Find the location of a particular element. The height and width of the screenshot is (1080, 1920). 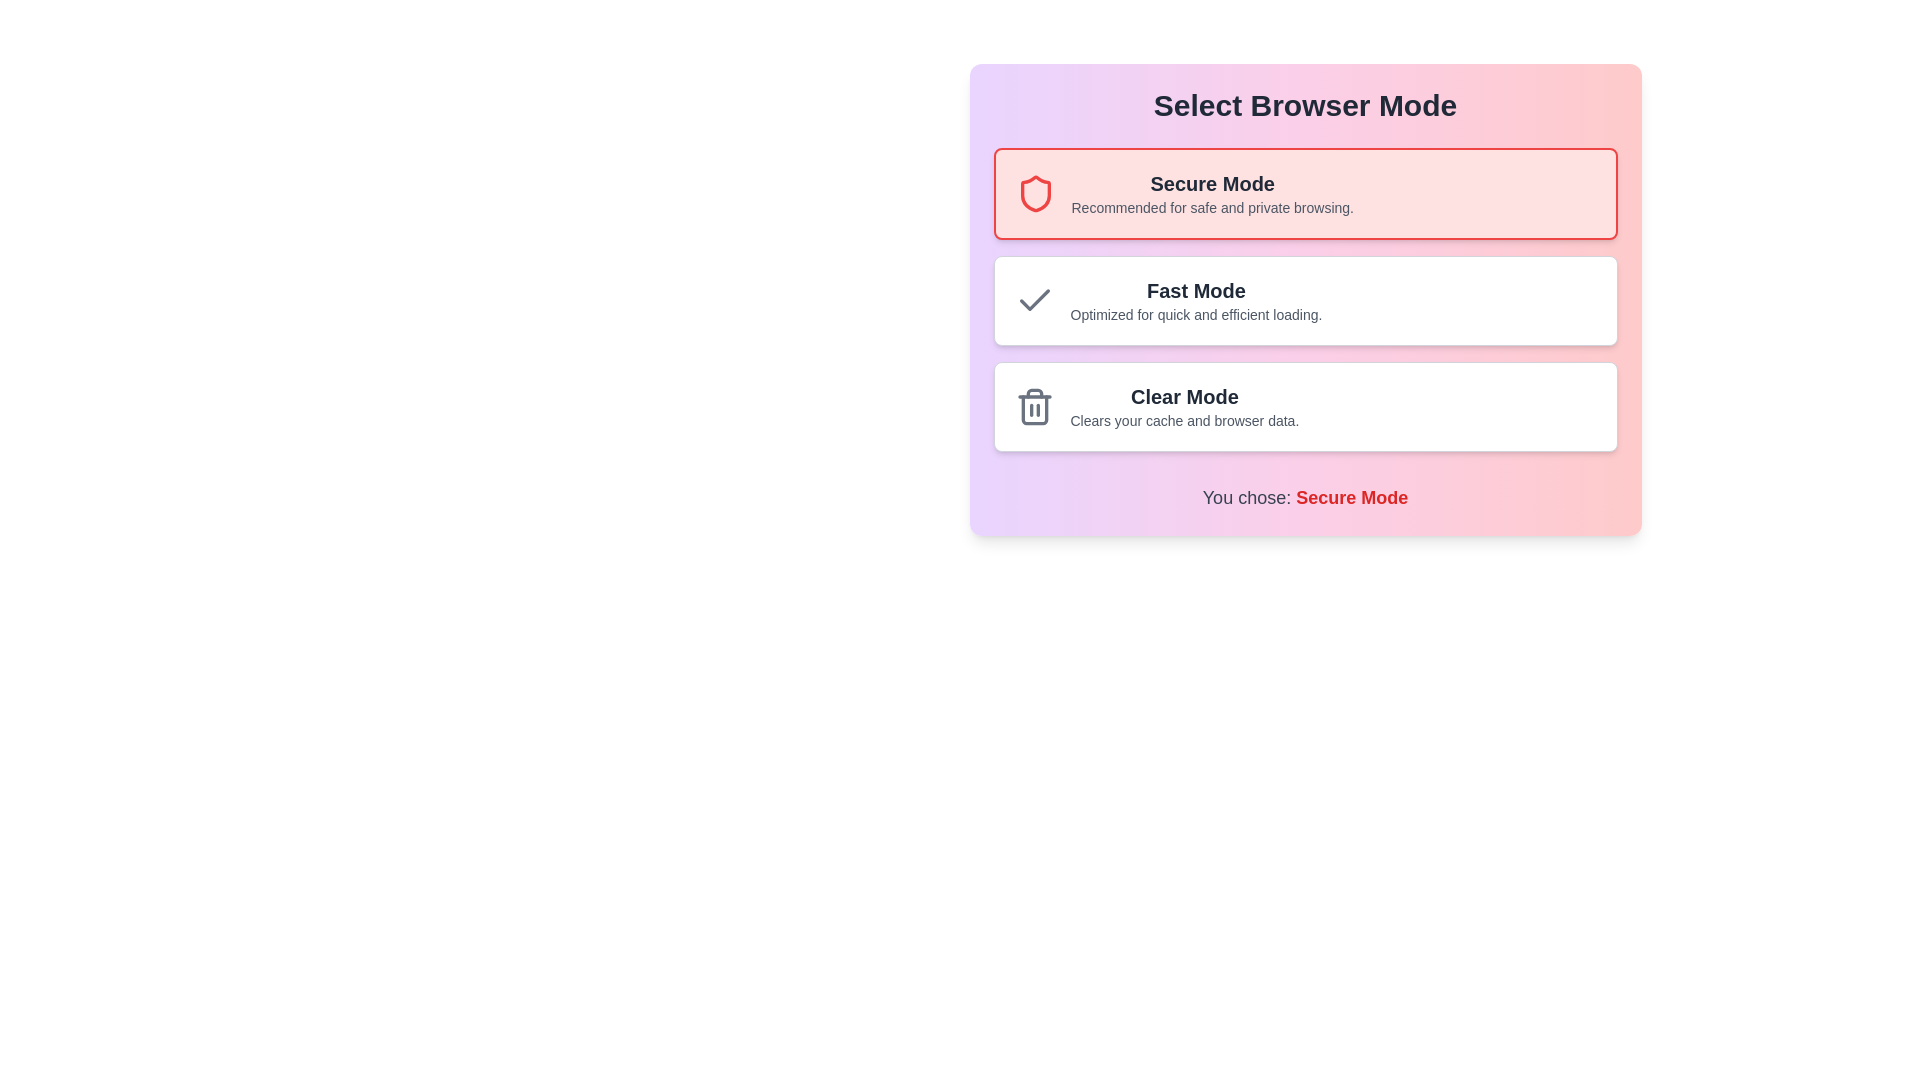

the descriptive text that explains the benefits of 'Secure Mode,' which is positioned directly below the 'Secure Mode' header is located at coordinates (1211, 208).